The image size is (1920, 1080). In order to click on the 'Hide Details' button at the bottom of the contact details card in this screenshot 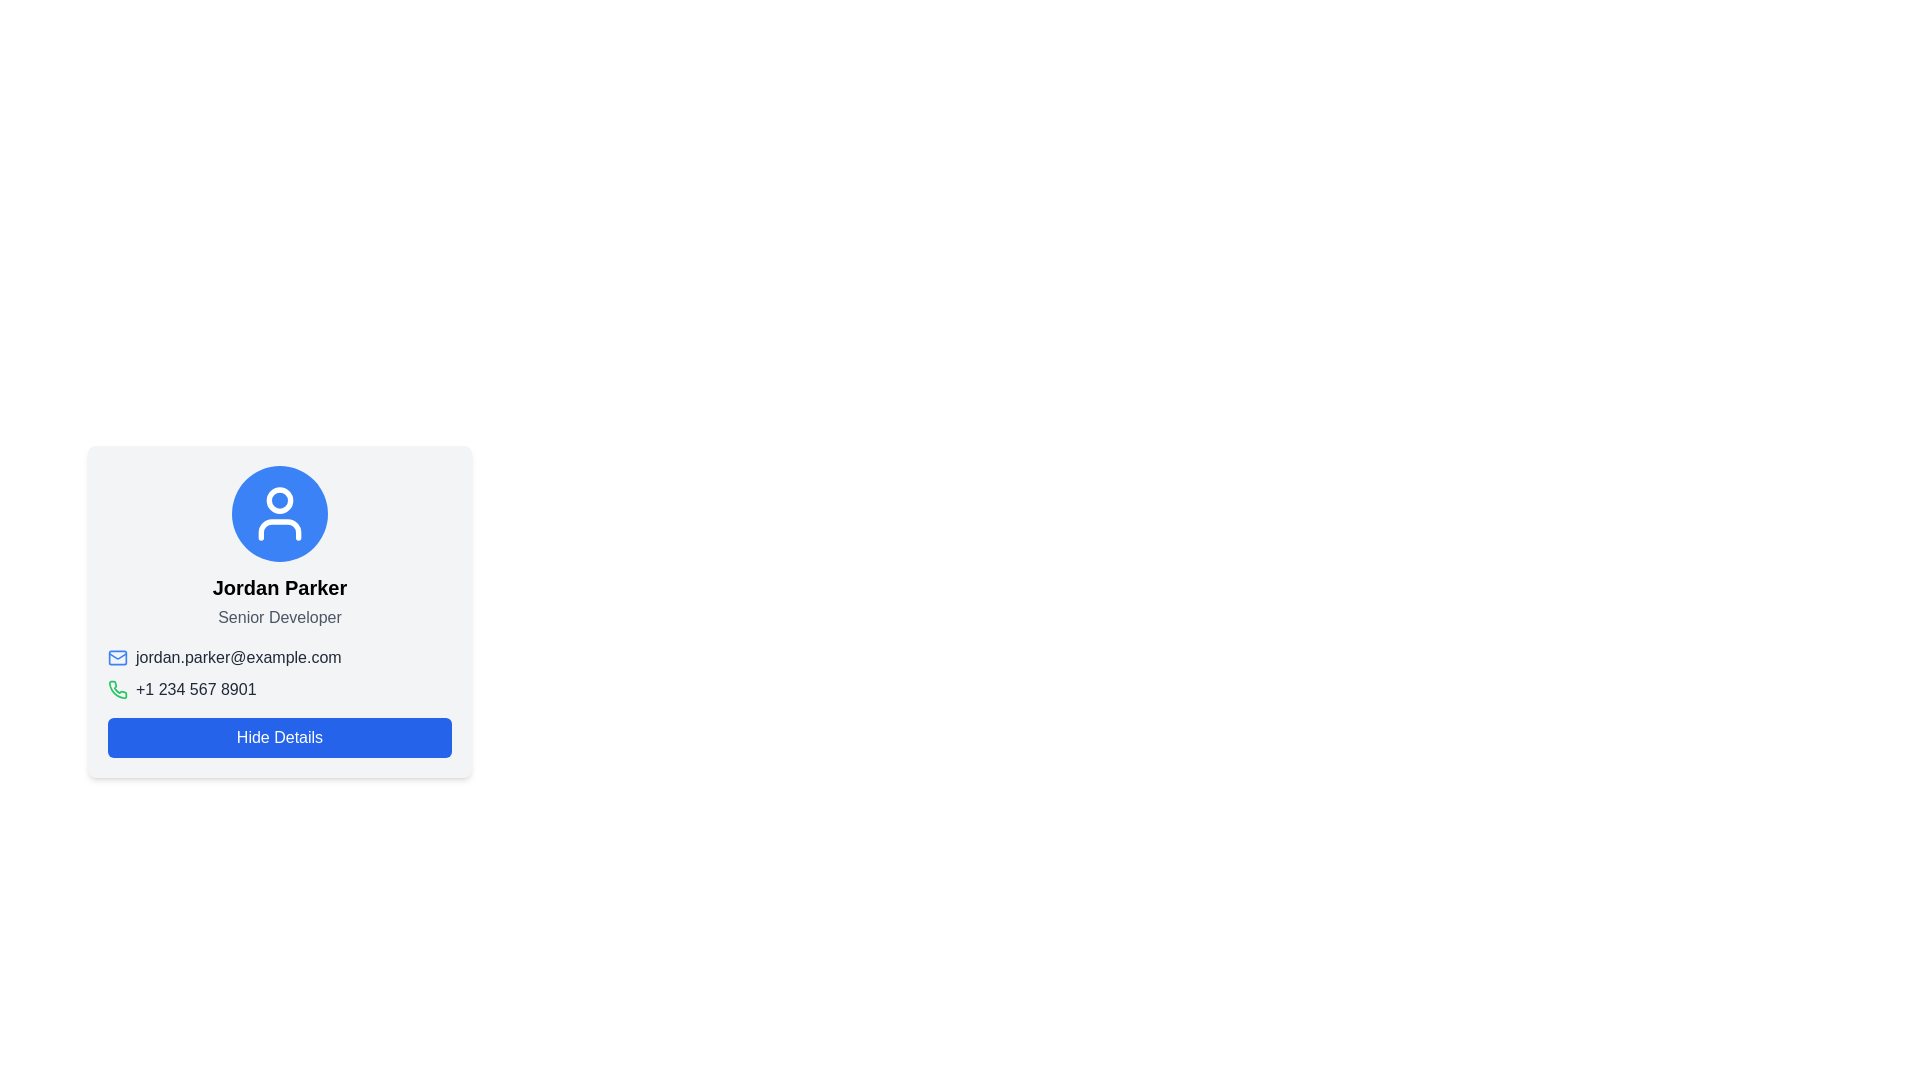, I will do `click(278, 737)`.